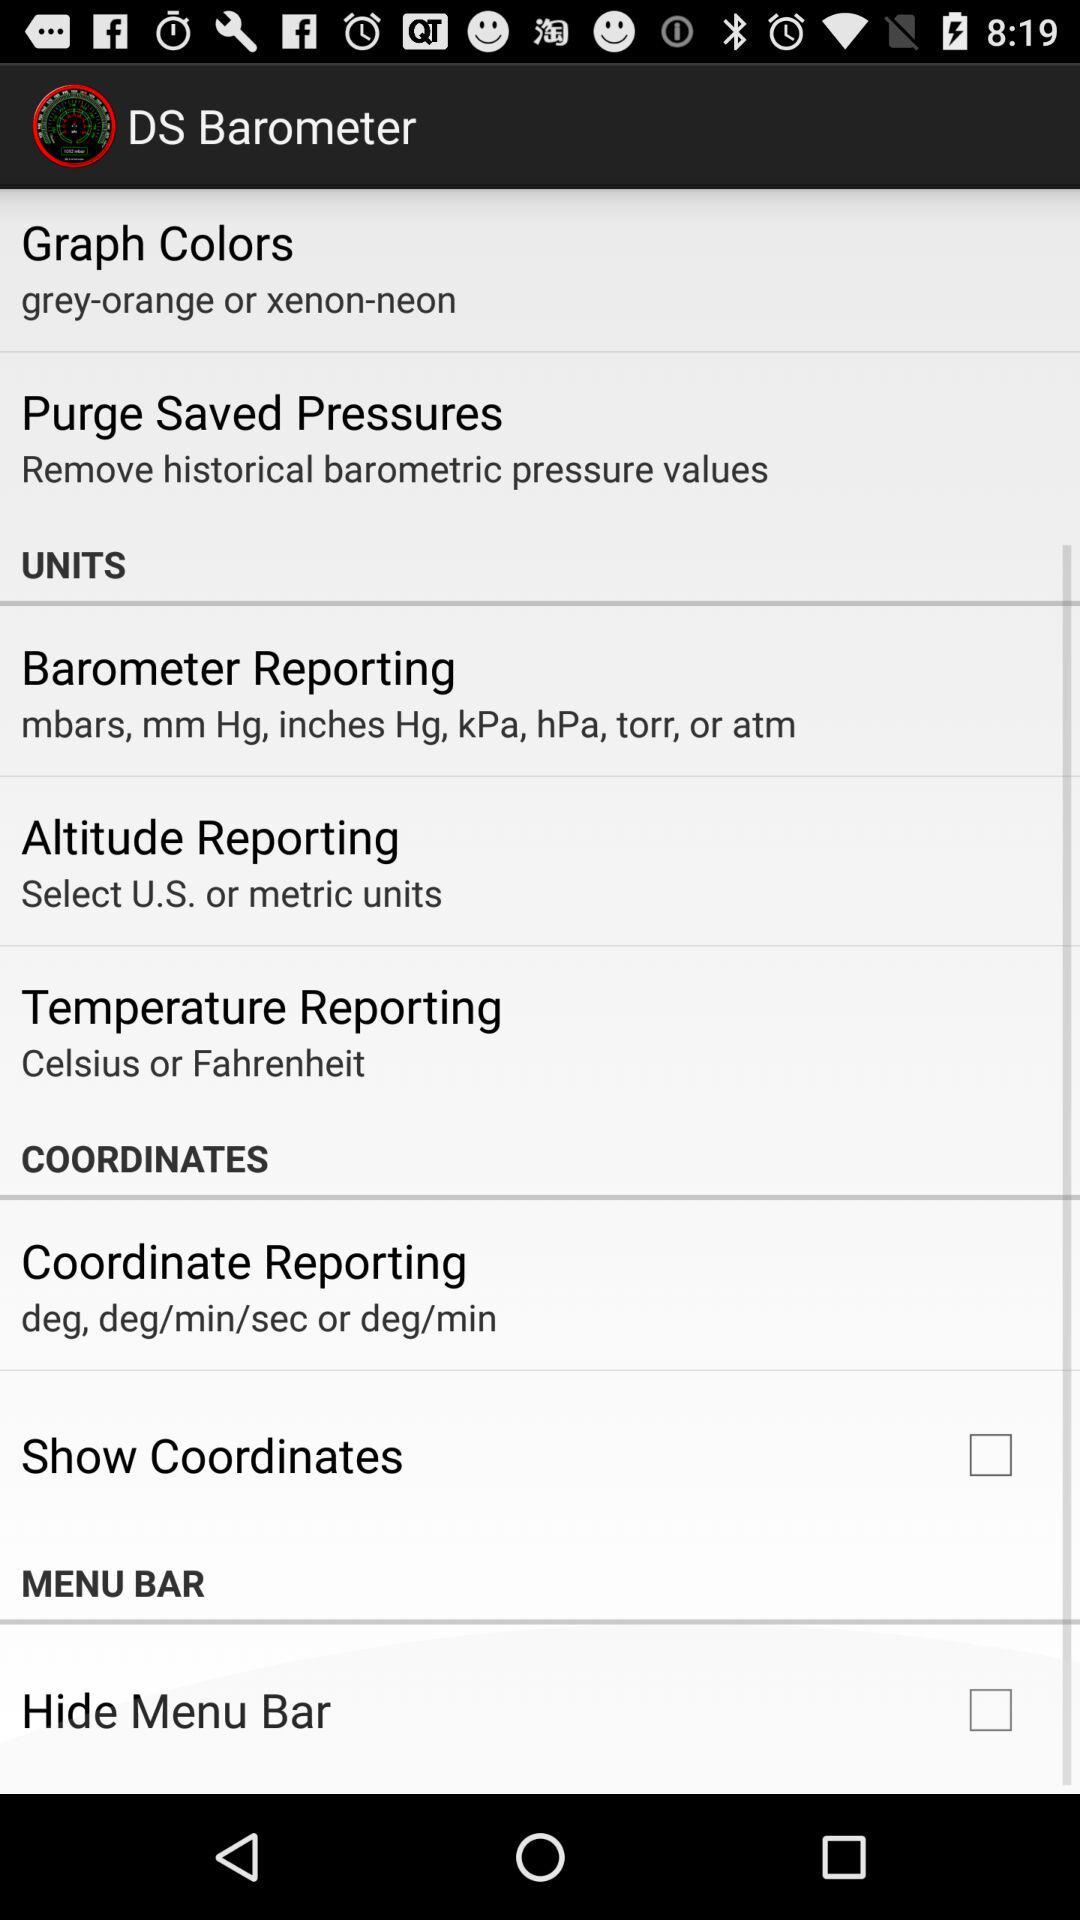  What do you see at coordinates (212, 1454) in the screenshot?
I see `the show coordinates icon` at bounding box center [212, 1454].